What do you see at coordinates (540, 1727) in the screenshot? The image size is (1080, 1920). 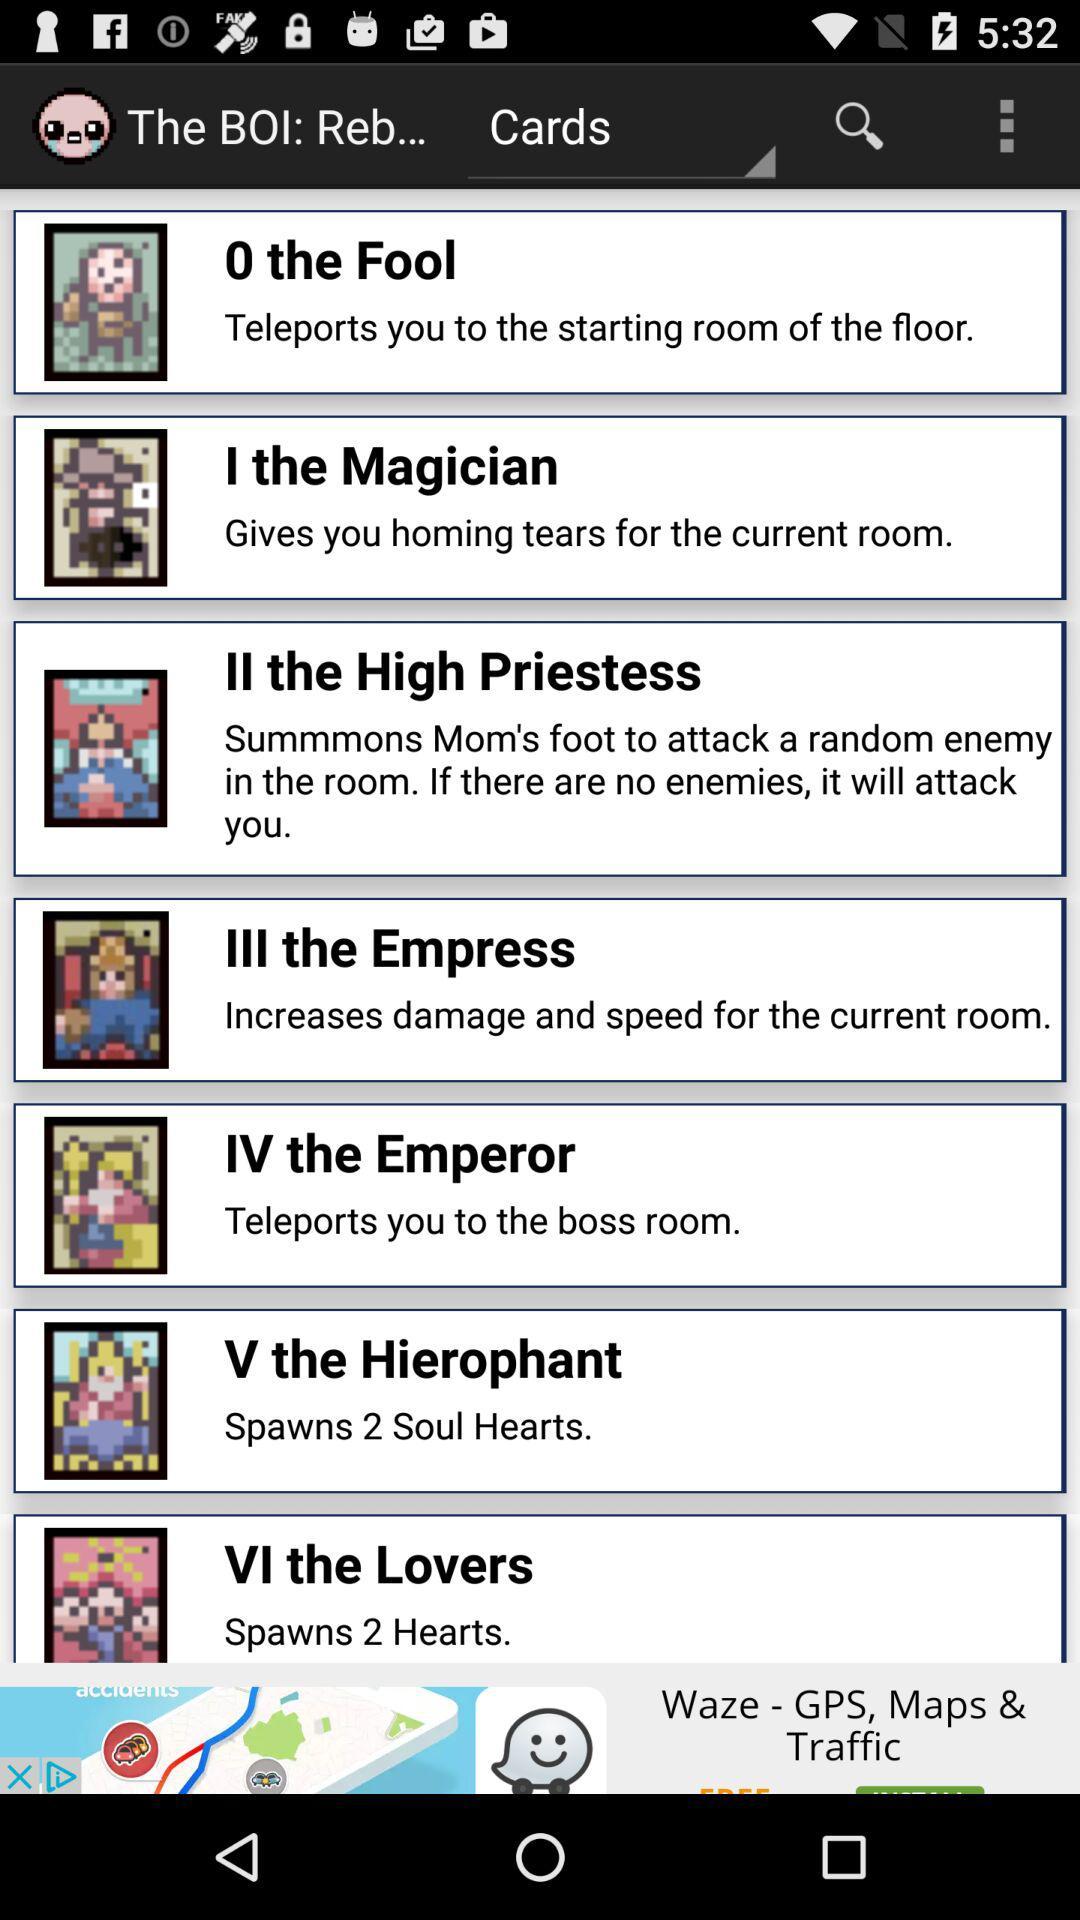 I see `click the advertisement` at bounding box center [540, 1727].